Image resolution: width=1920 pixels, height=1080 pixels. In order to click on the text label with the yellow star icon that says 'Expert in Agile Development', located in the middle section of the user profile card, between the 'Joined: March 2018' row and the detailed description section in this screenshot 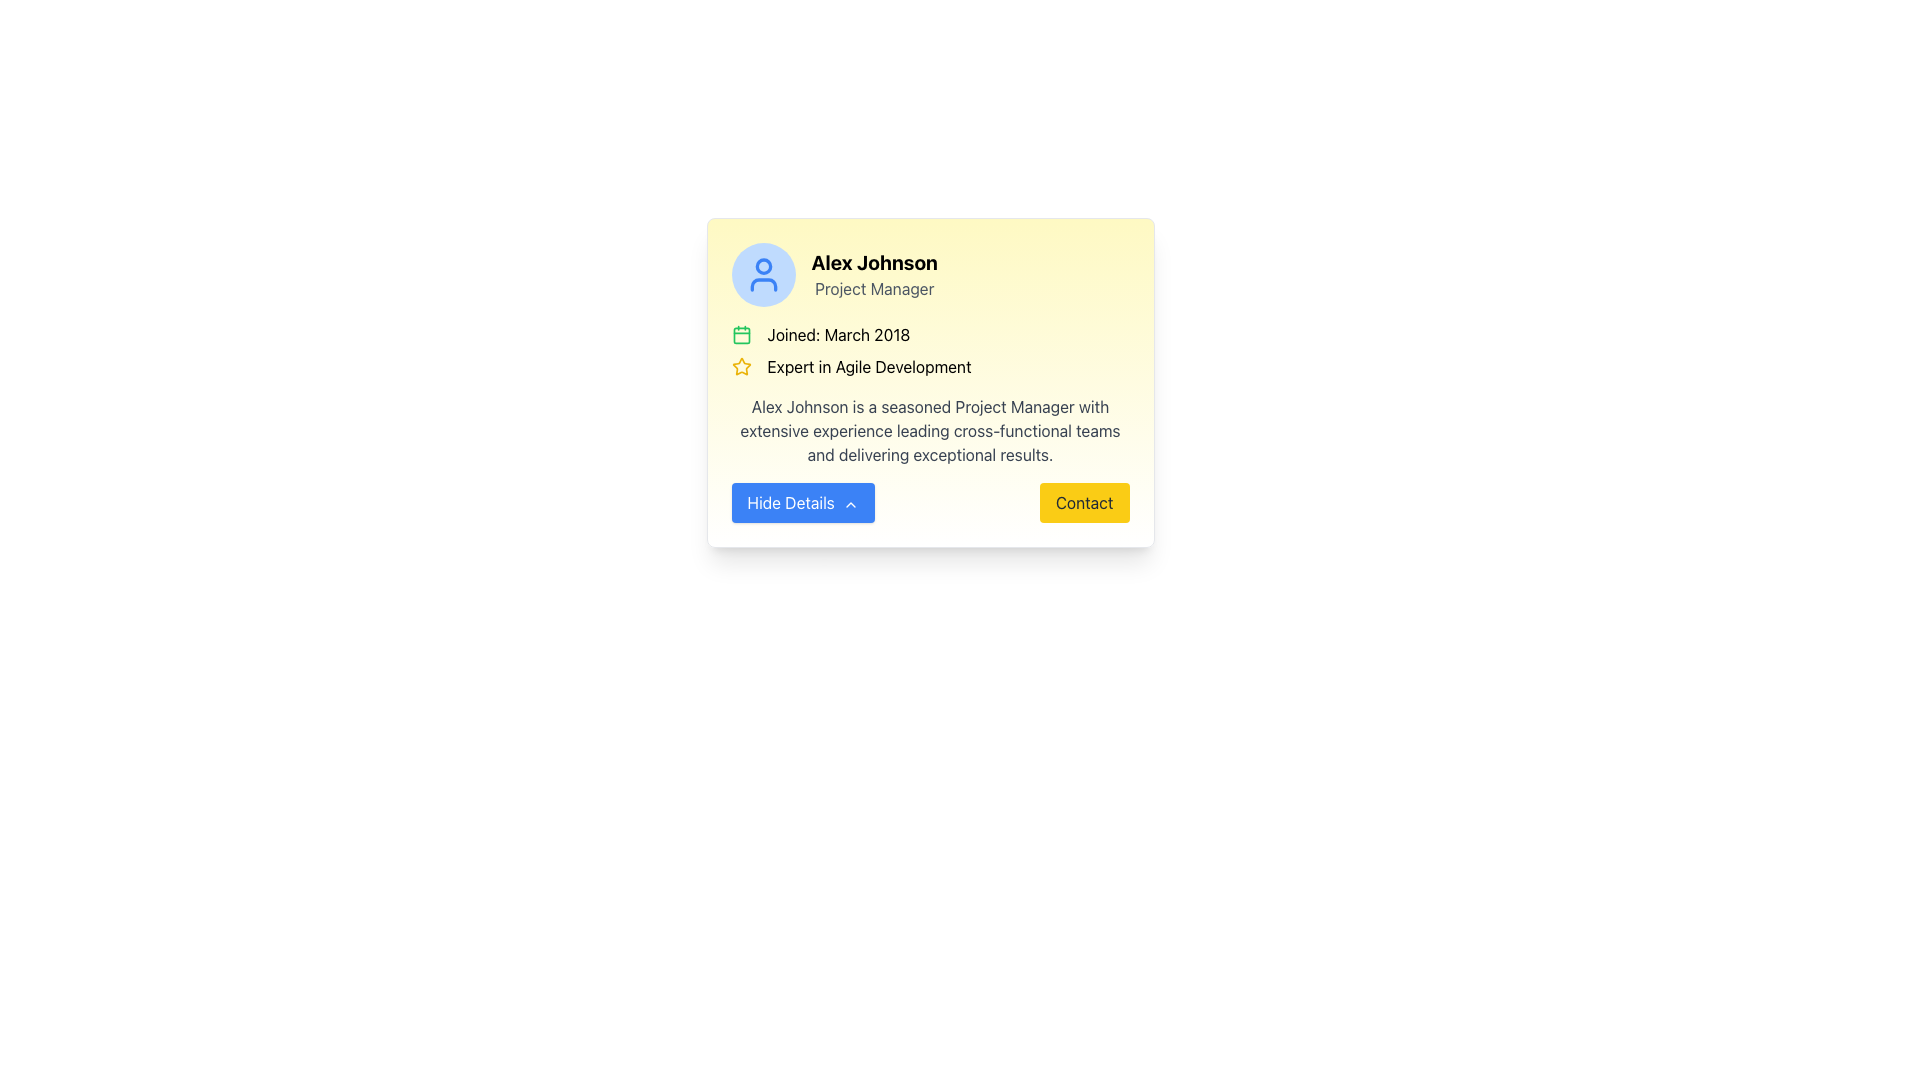, I will do `click(929, 366)`.